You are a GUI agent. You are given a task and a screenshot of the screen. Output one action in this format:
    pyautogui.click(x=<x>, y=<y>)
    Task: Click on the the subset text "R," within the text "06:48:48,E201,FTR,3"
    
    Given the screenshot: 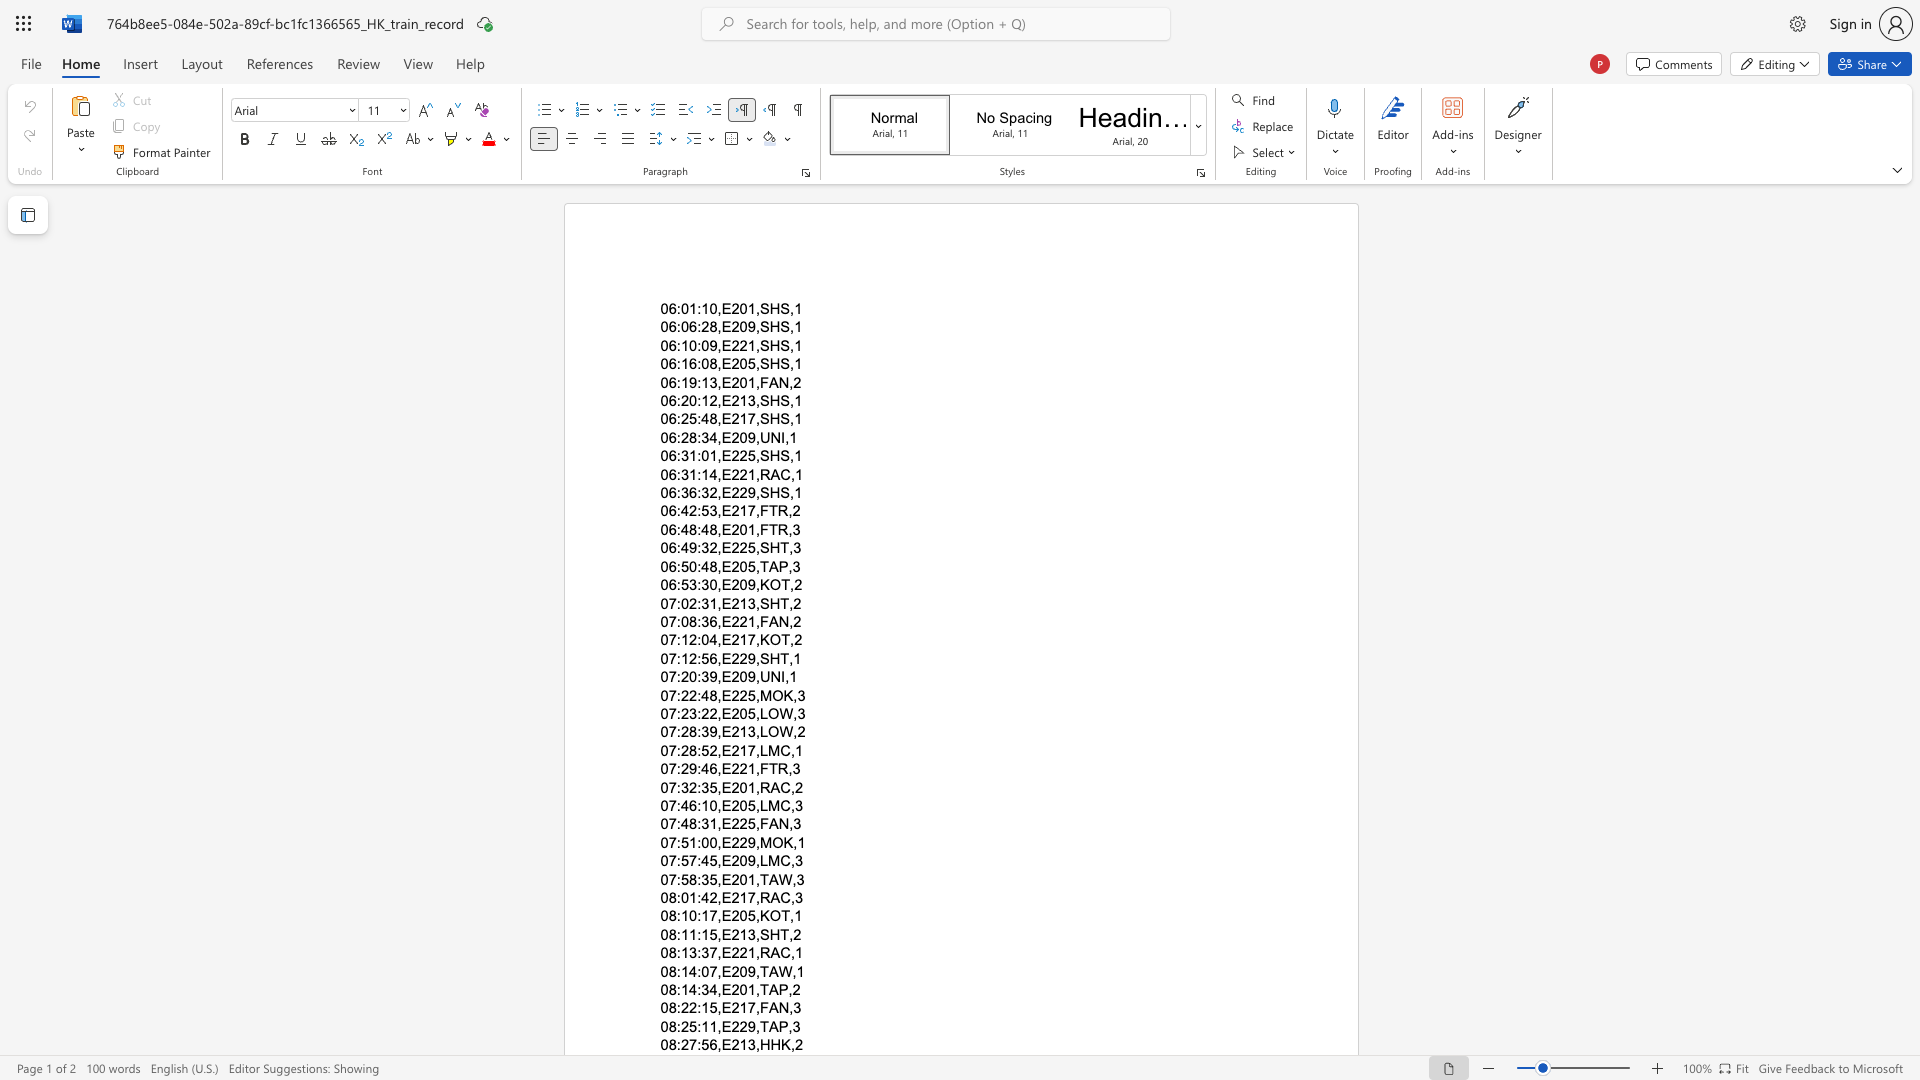 What is the action you would take?
    pyautogui.click(x=776, y=528)
    